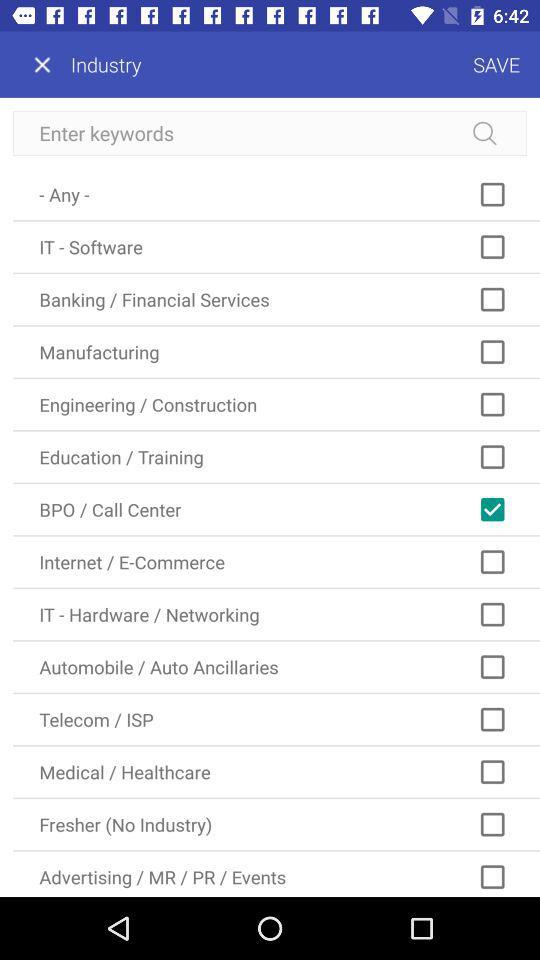 This screenshot has width=540, height=960. I want to click on the - any -, so click(275, 194).